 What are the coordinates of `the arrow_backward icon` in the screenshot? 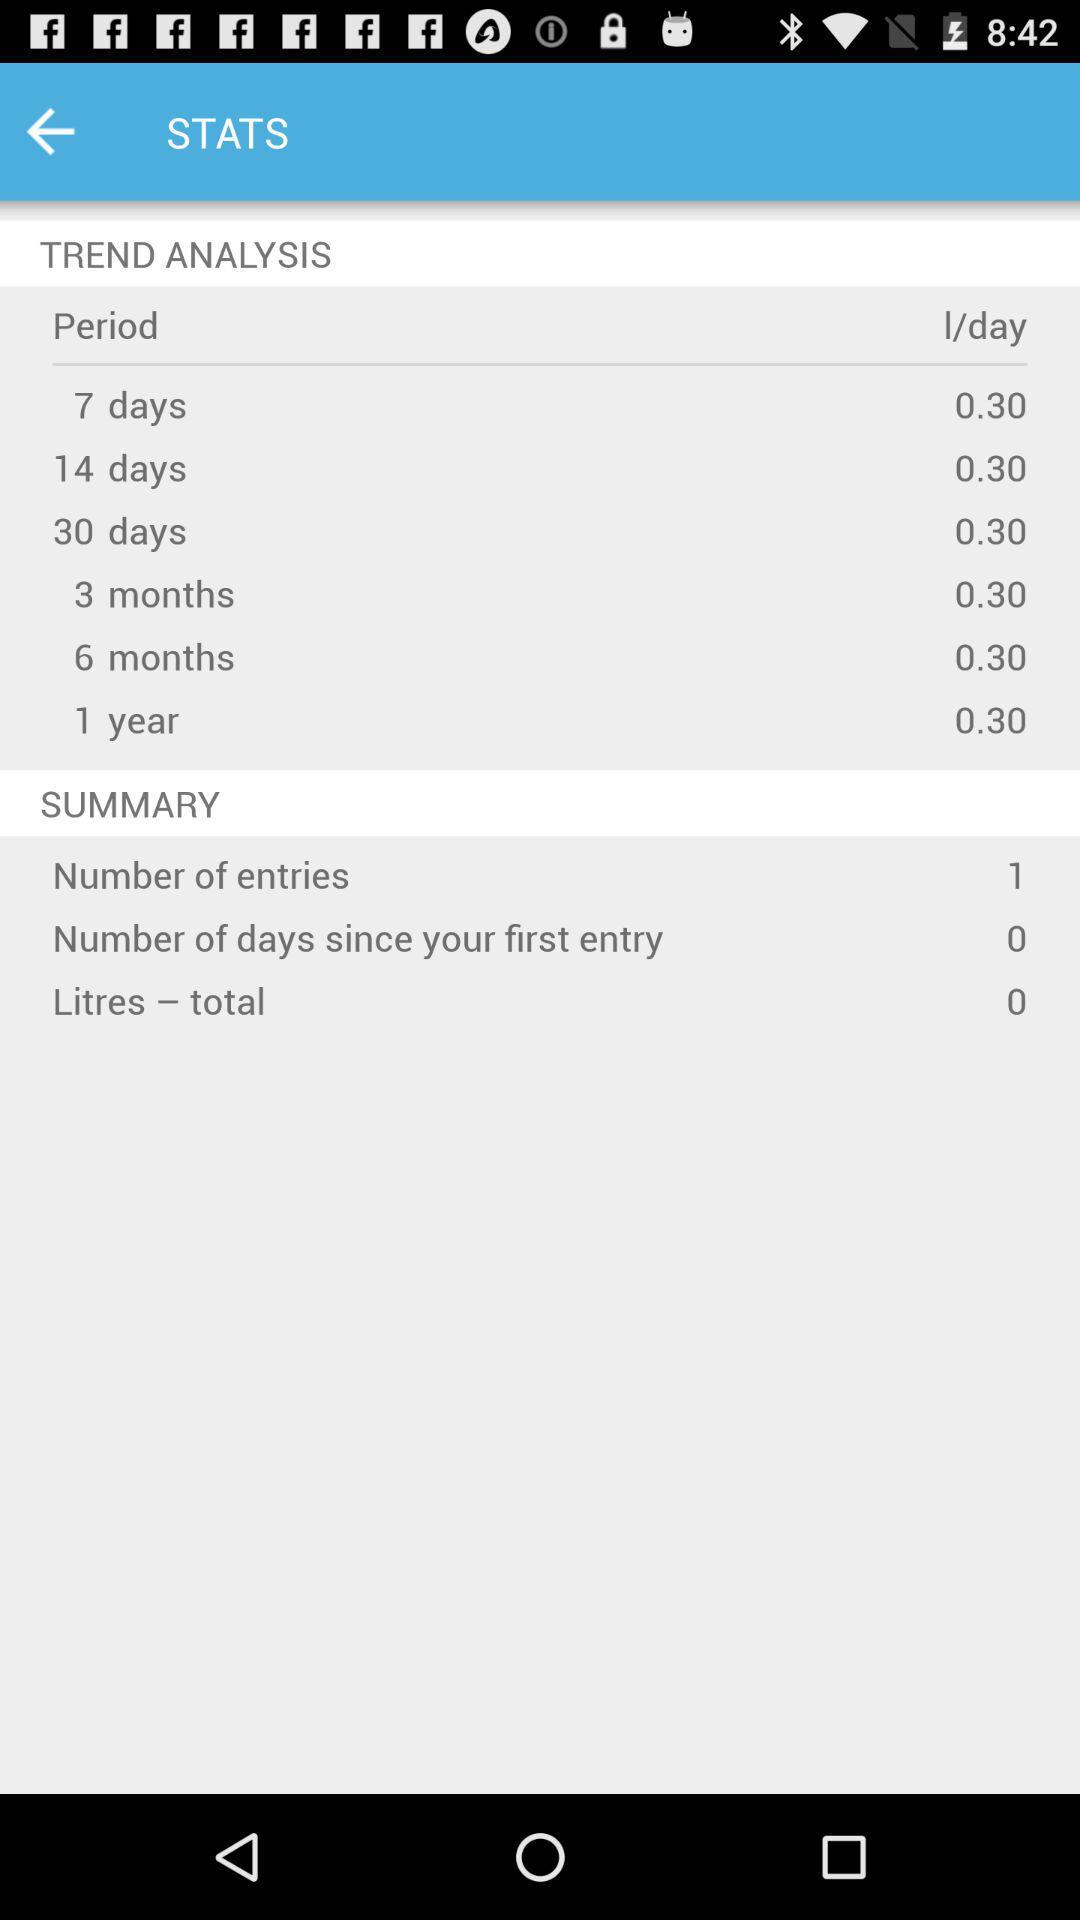 It's located at (76, 140).